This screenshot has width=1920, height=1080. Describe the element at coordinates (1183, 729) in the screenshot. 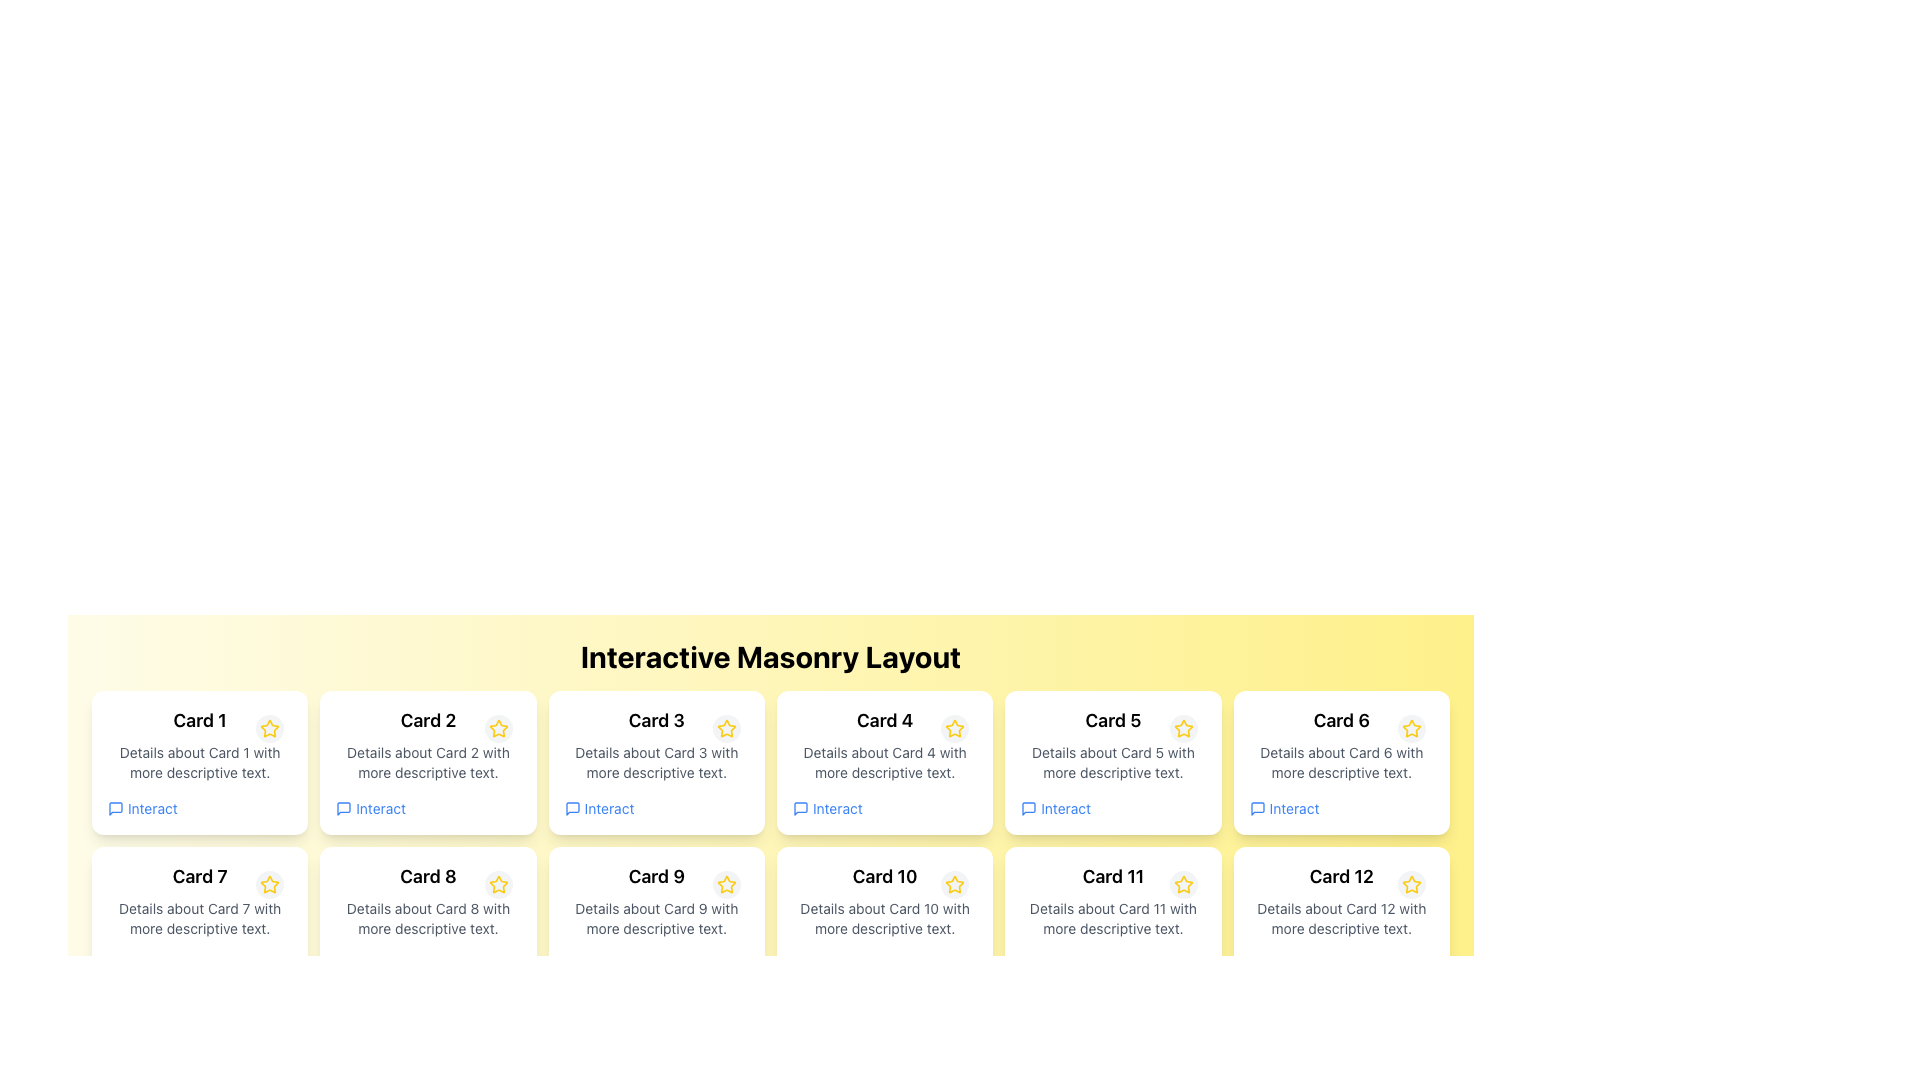

I see `the yellow star icon with a white fill and yellow outline located in the top-right corner of 'Card 5'` at that location.